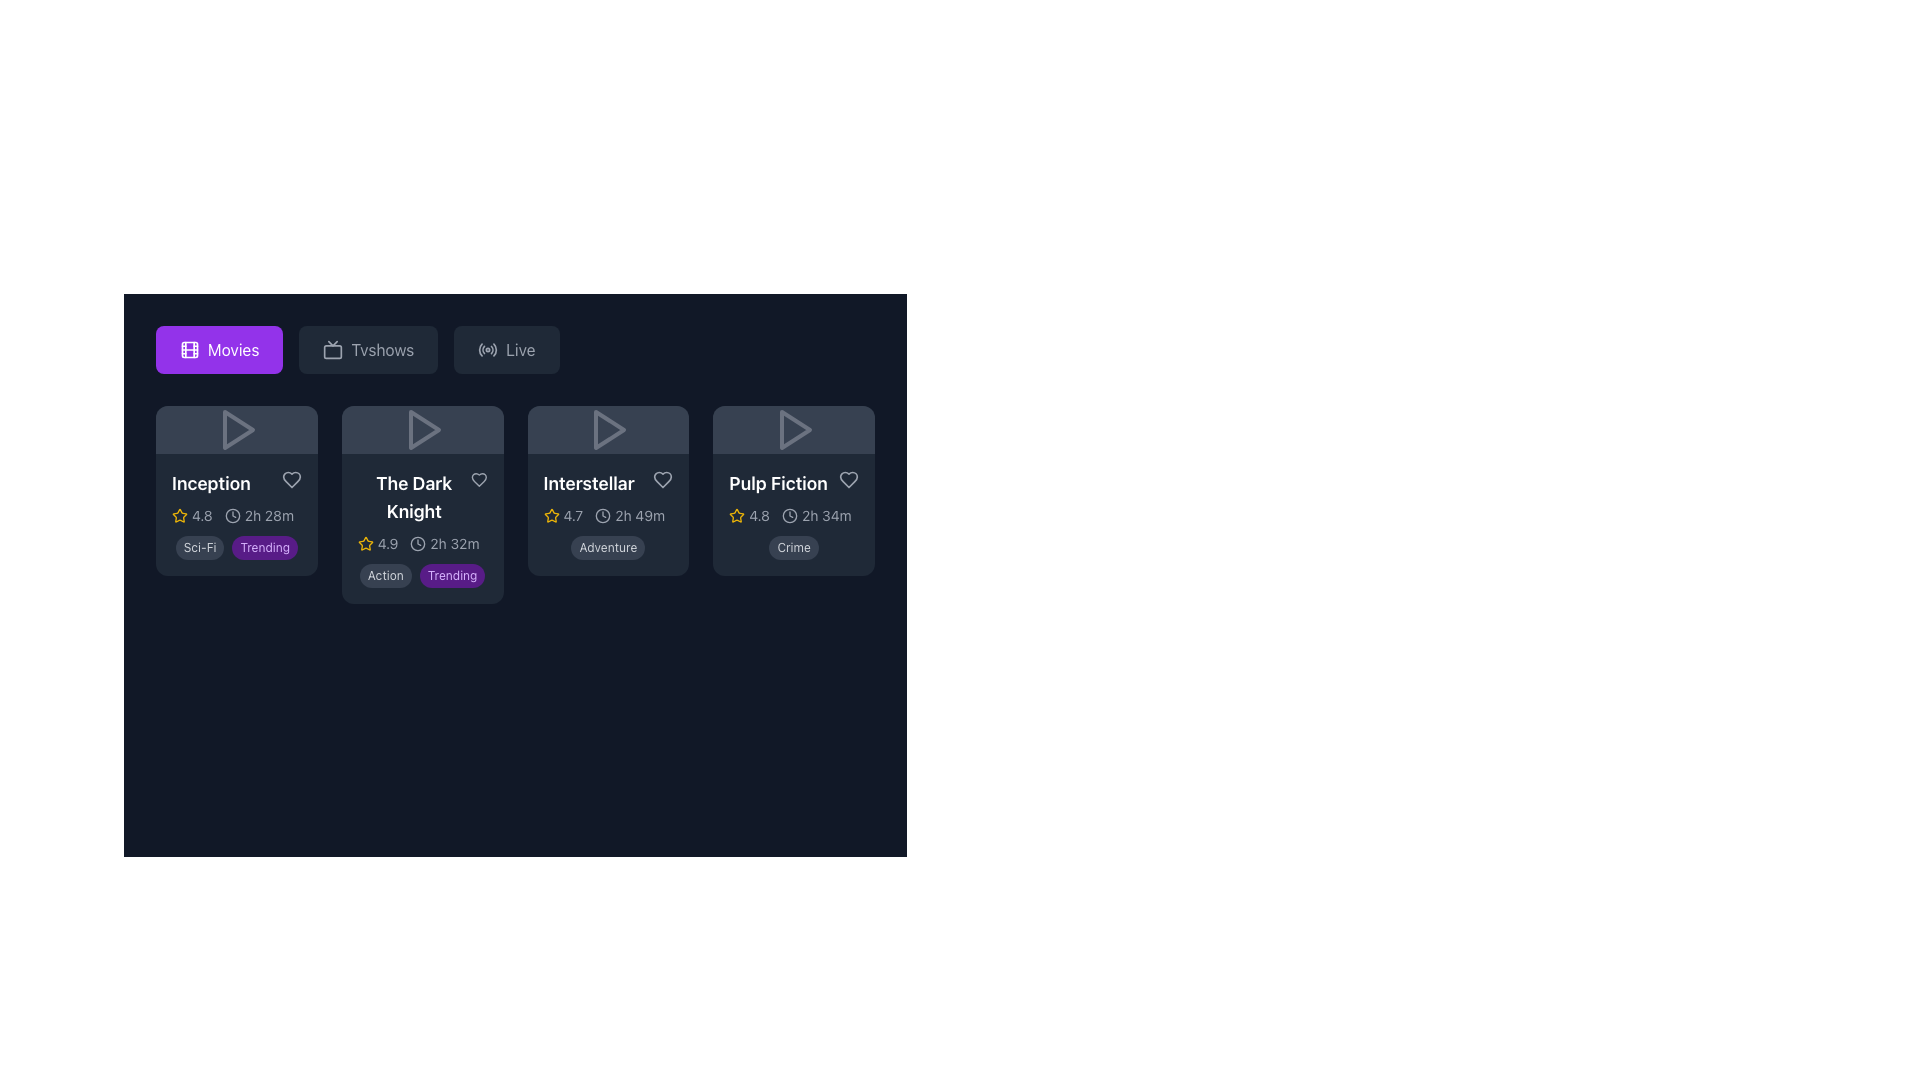  What do you see at coordinates (236, 514) in the screenshot?
I see `the tags labeled 'Sci-Fi' and 'Trending' within the information card for the movie 'Inception'` at bounding box center [236, 514].